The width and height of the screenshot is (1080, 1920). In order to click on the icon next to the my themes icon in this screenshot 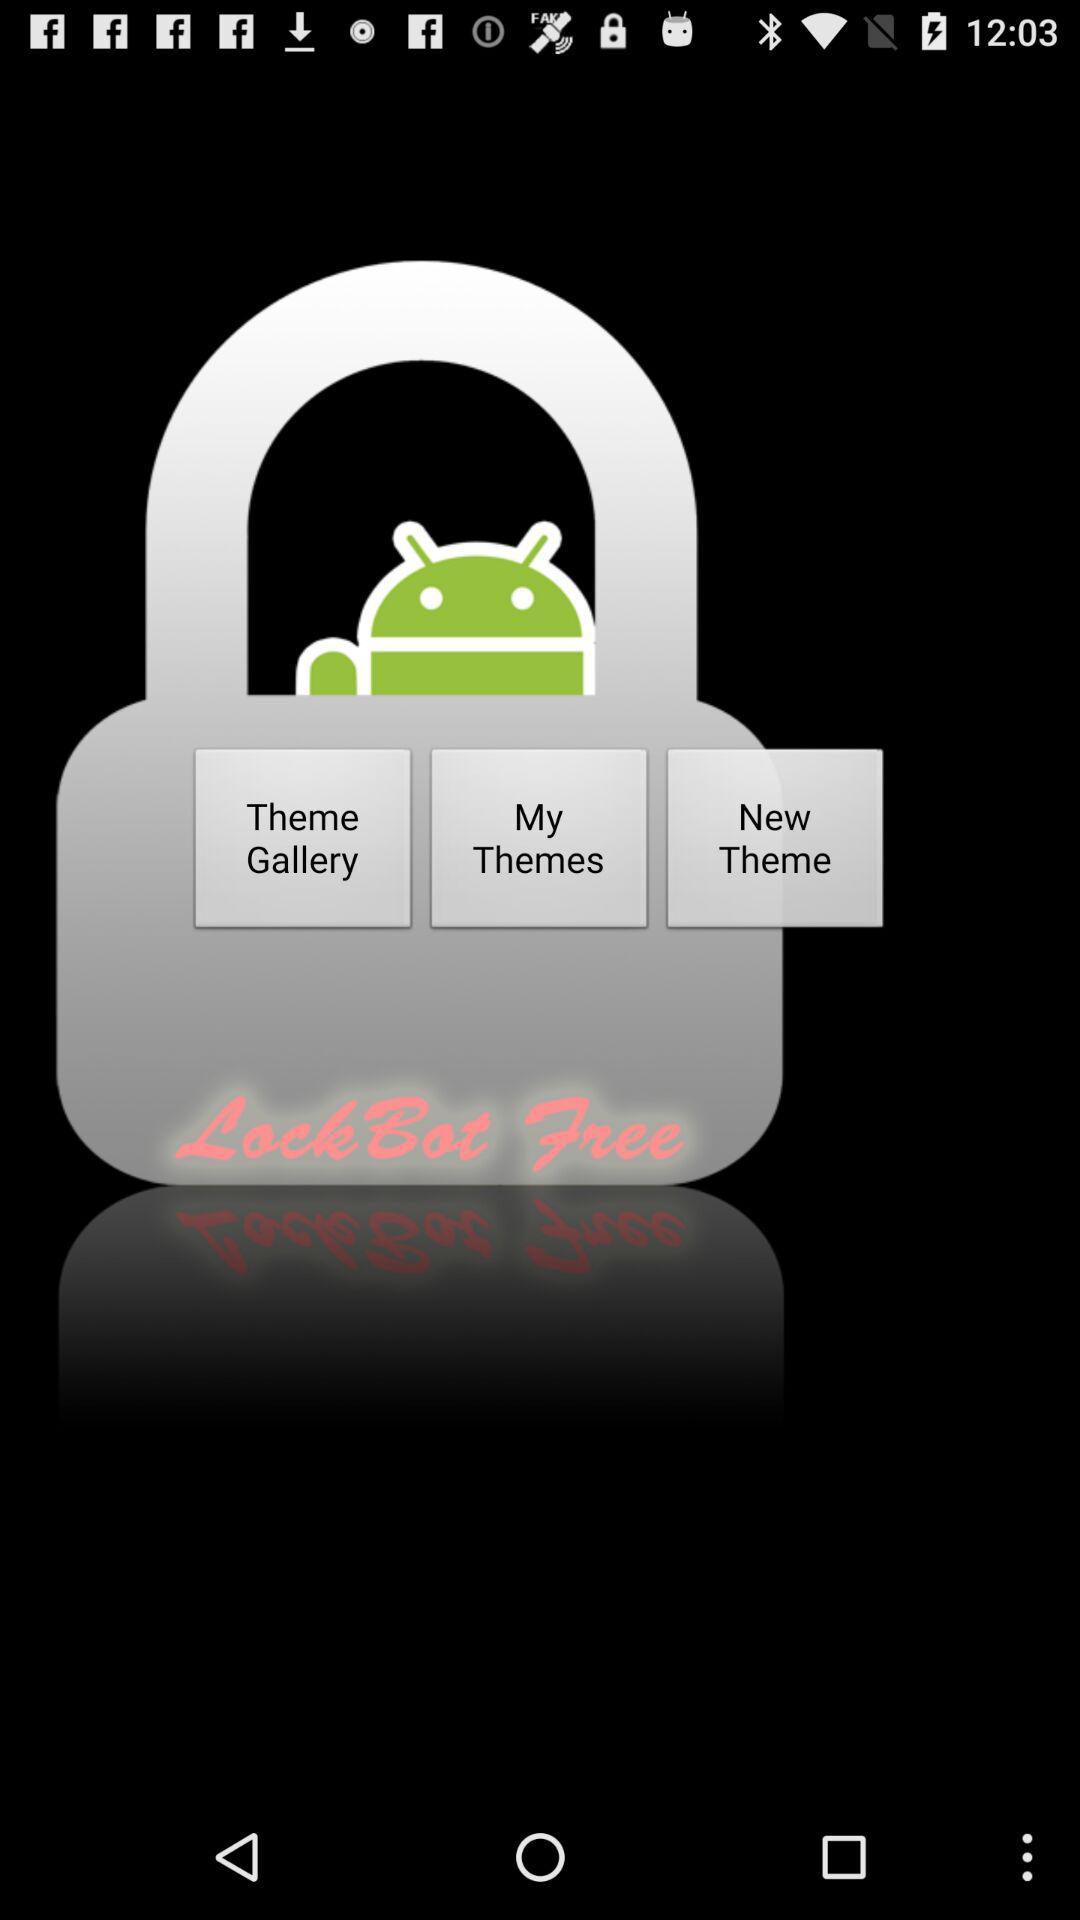, I will do `click(303, 844)`.